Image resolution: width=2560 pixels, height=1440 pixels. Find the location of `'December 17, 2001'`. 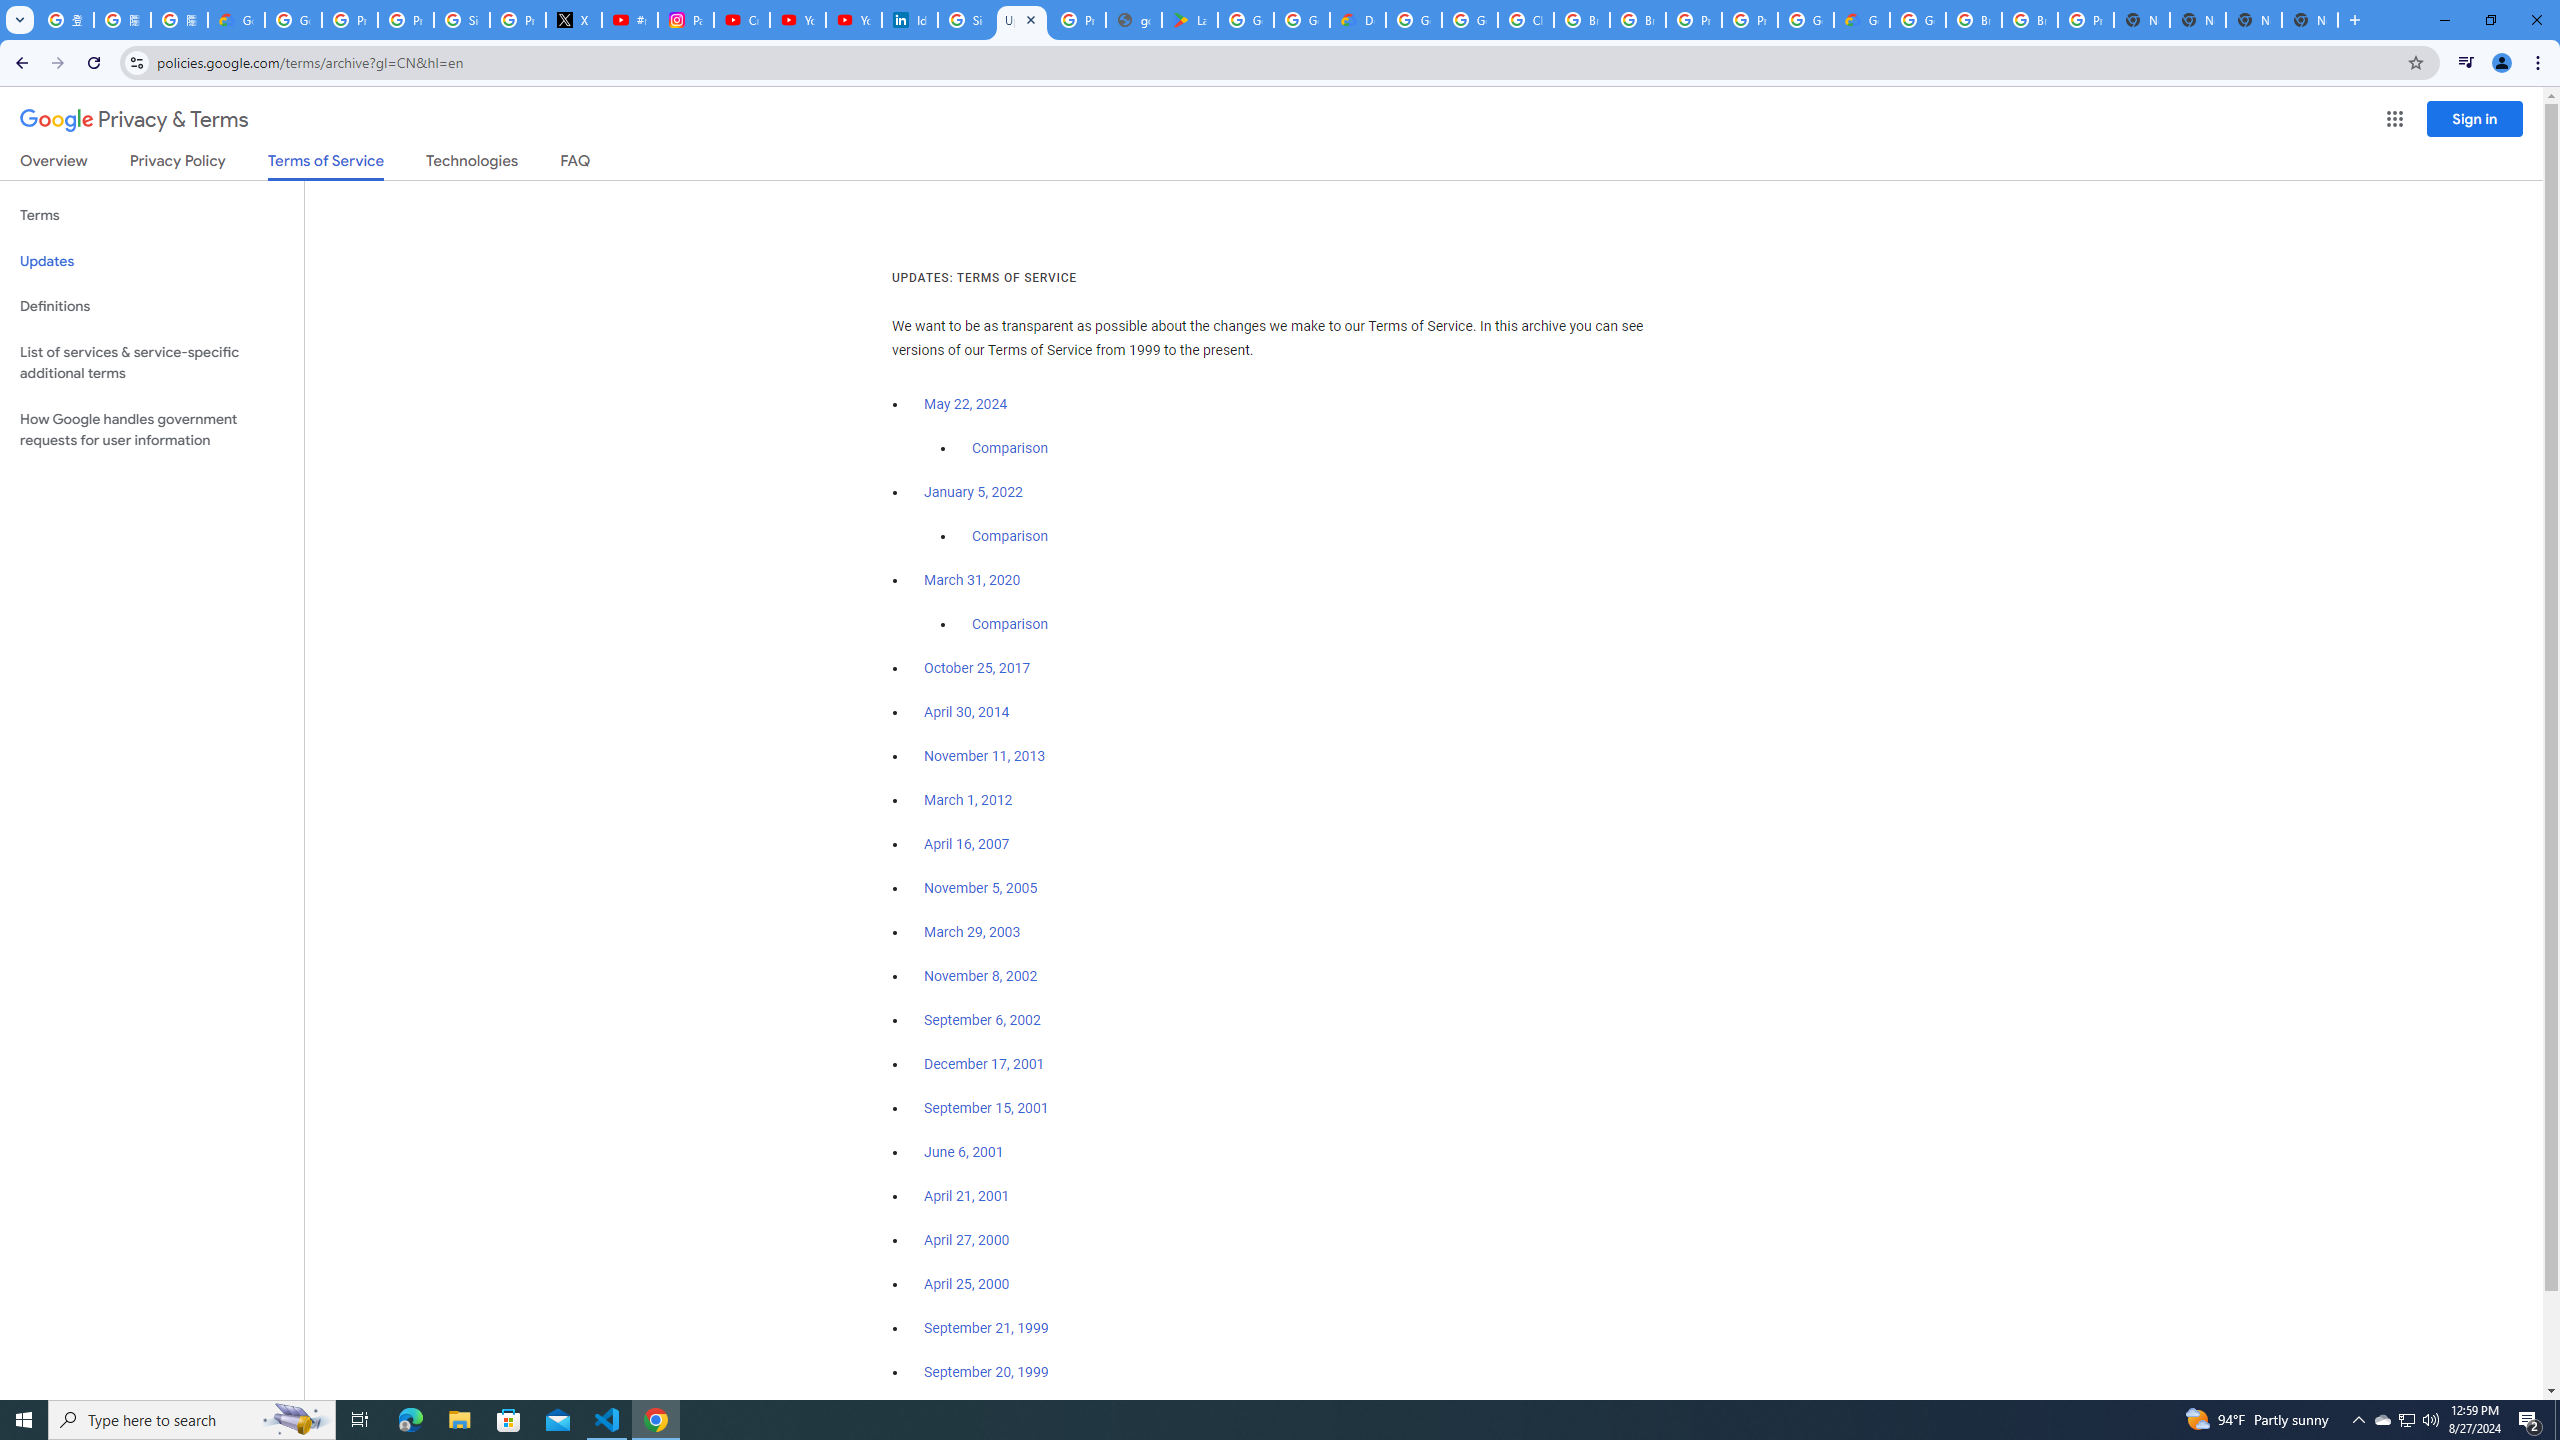

'December 17, 2001' is located at coordinates (983, 1064).